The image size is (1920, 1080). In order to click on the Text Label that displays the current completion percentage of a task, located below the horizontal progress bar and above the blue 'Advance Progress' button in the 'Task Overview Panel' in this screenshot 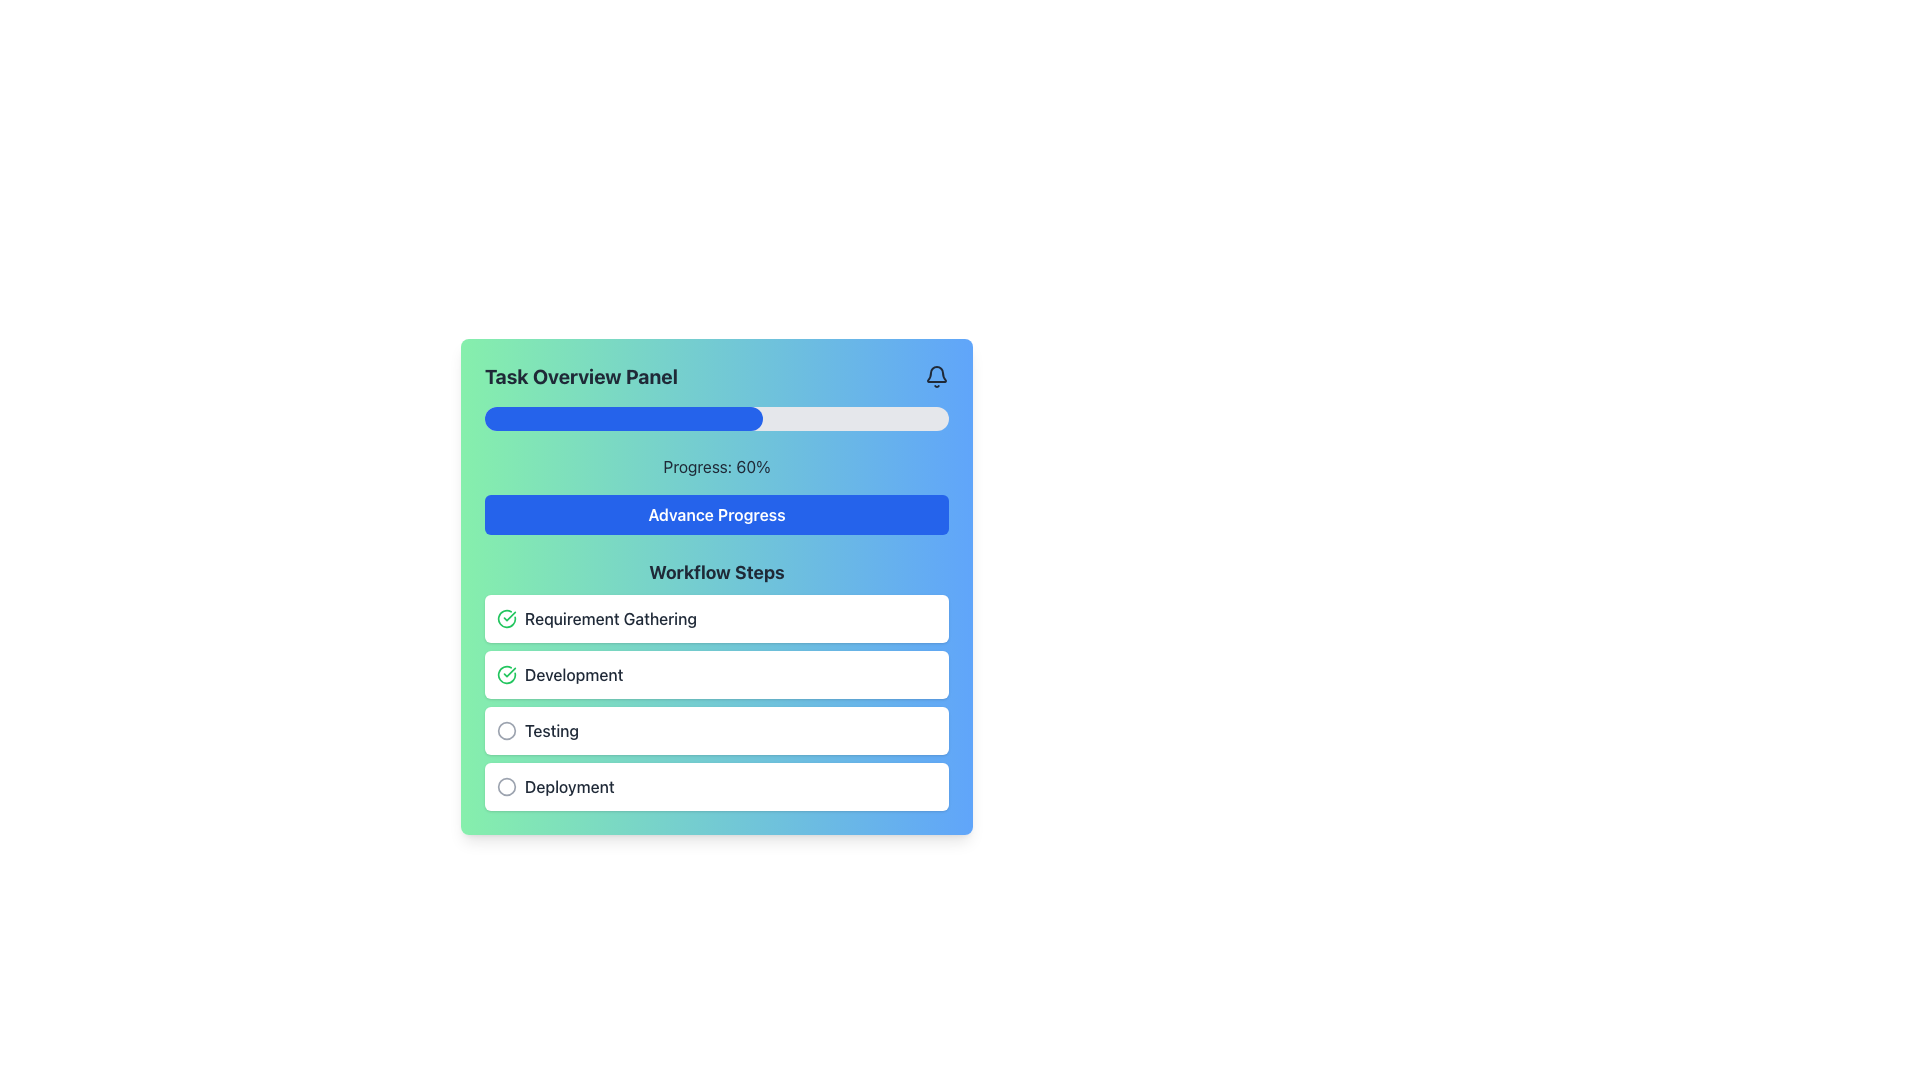, I will do `click(716, 466)`.